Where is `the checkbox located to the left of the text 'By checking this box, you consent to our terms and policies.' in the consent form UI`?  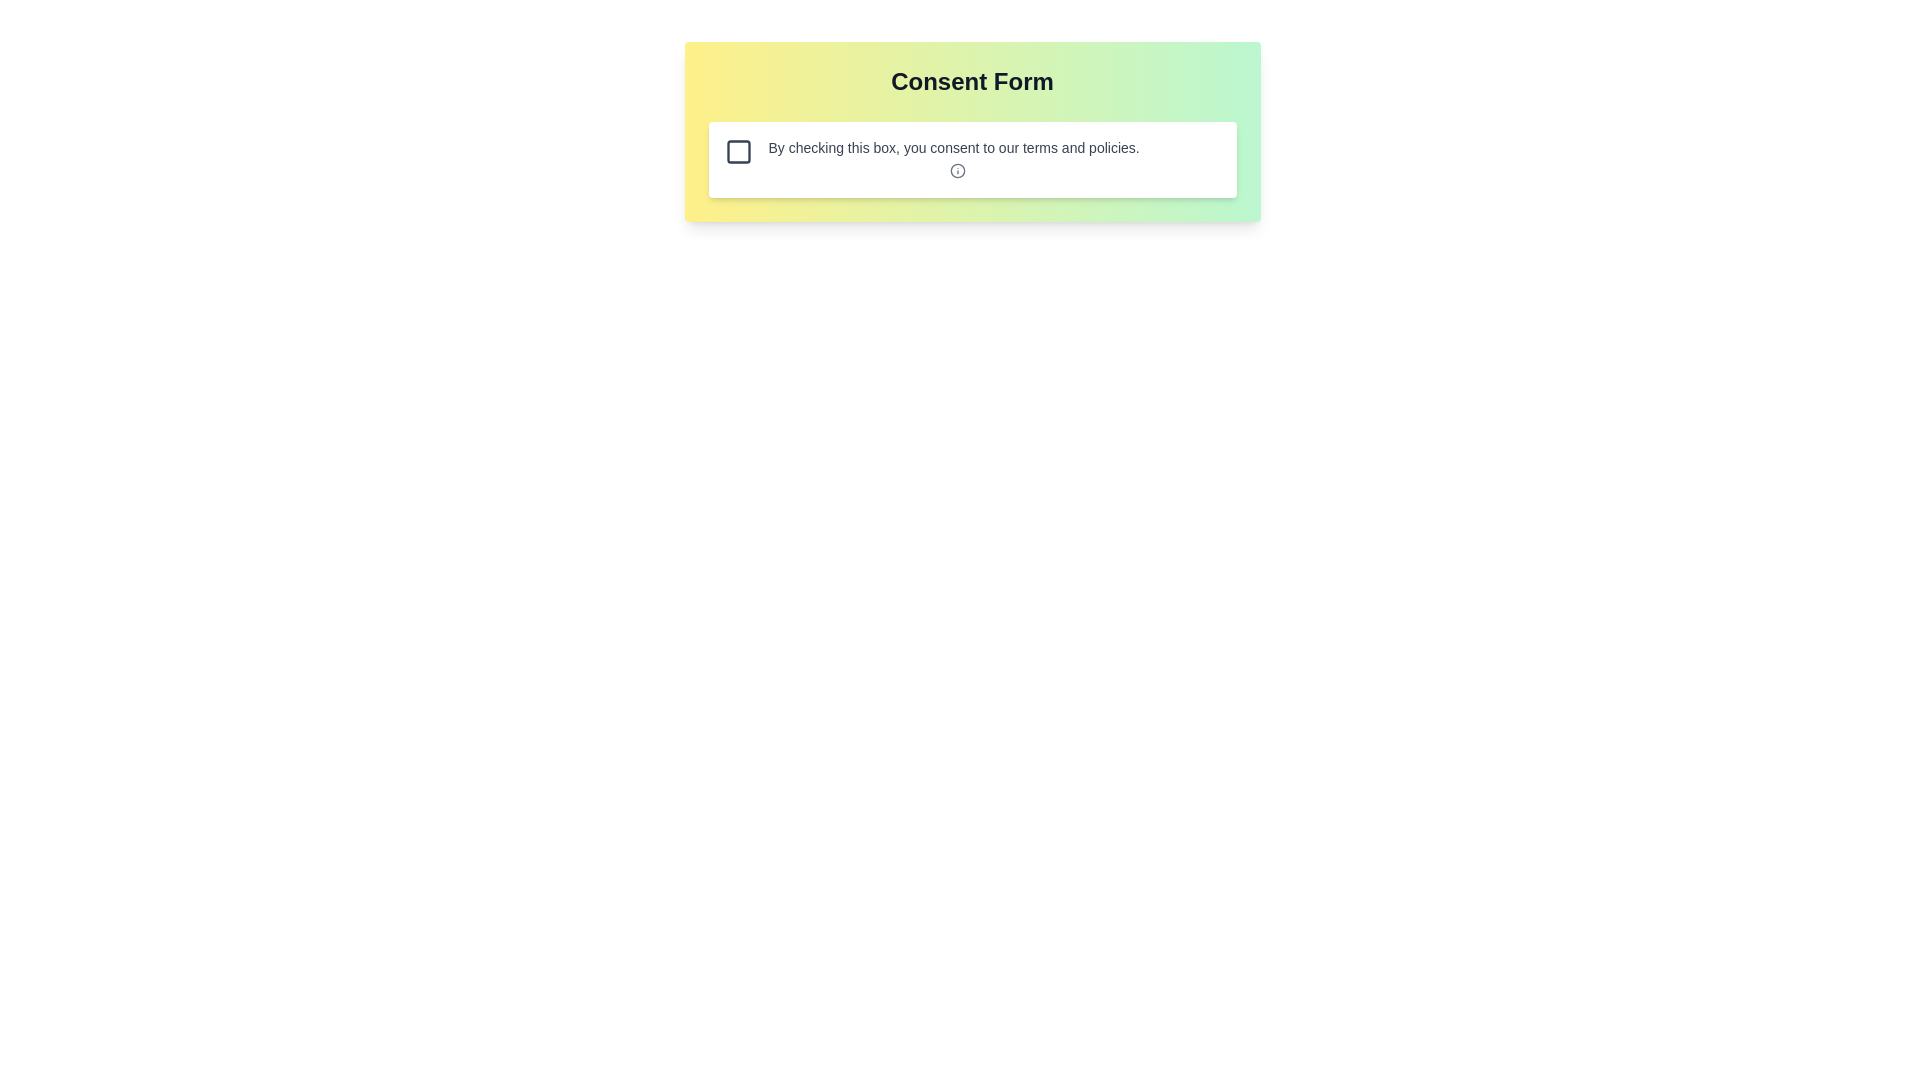 the checkbox located to the left of the text 'By checking this box, you consent to our terms and policies.' in the consent form UI is located at coordinates (737, 150).